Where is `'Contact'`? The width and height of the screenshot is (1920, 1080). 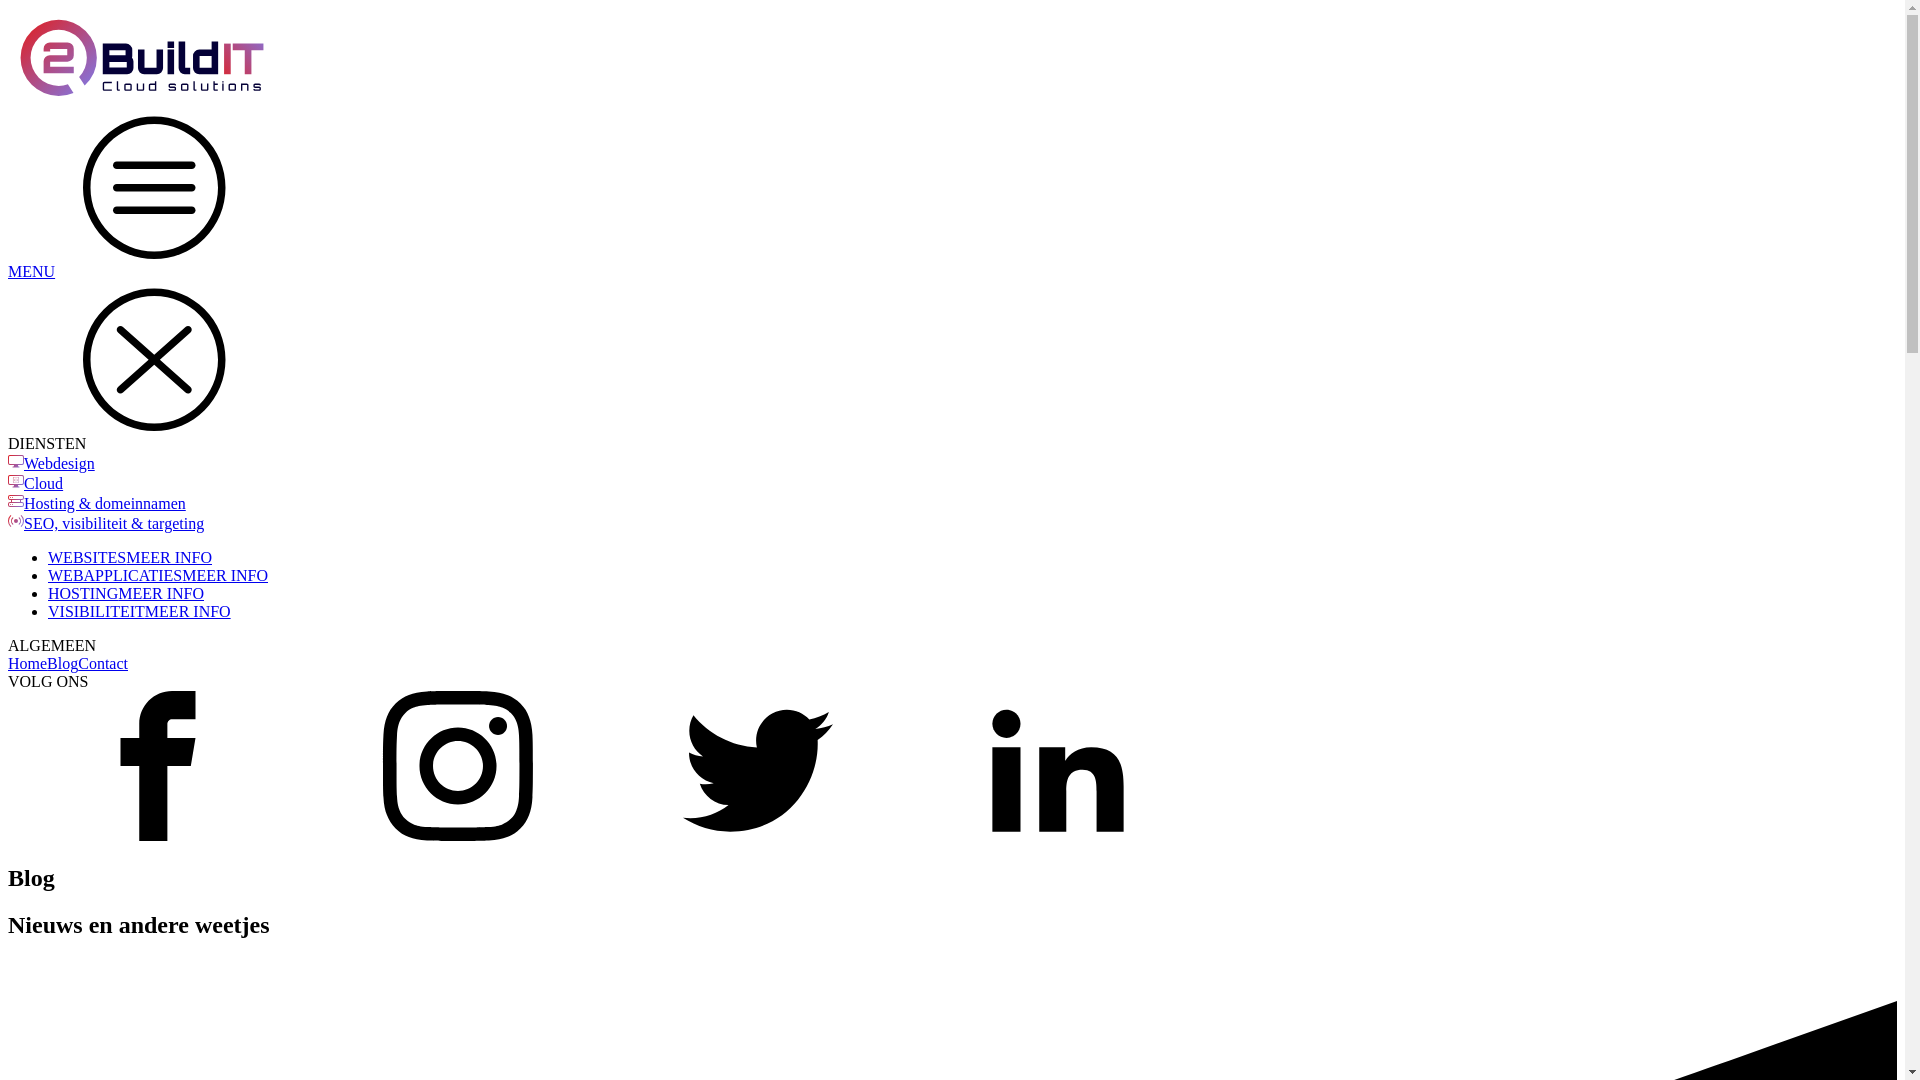 'Contact' is located at coordinates (101, 663).